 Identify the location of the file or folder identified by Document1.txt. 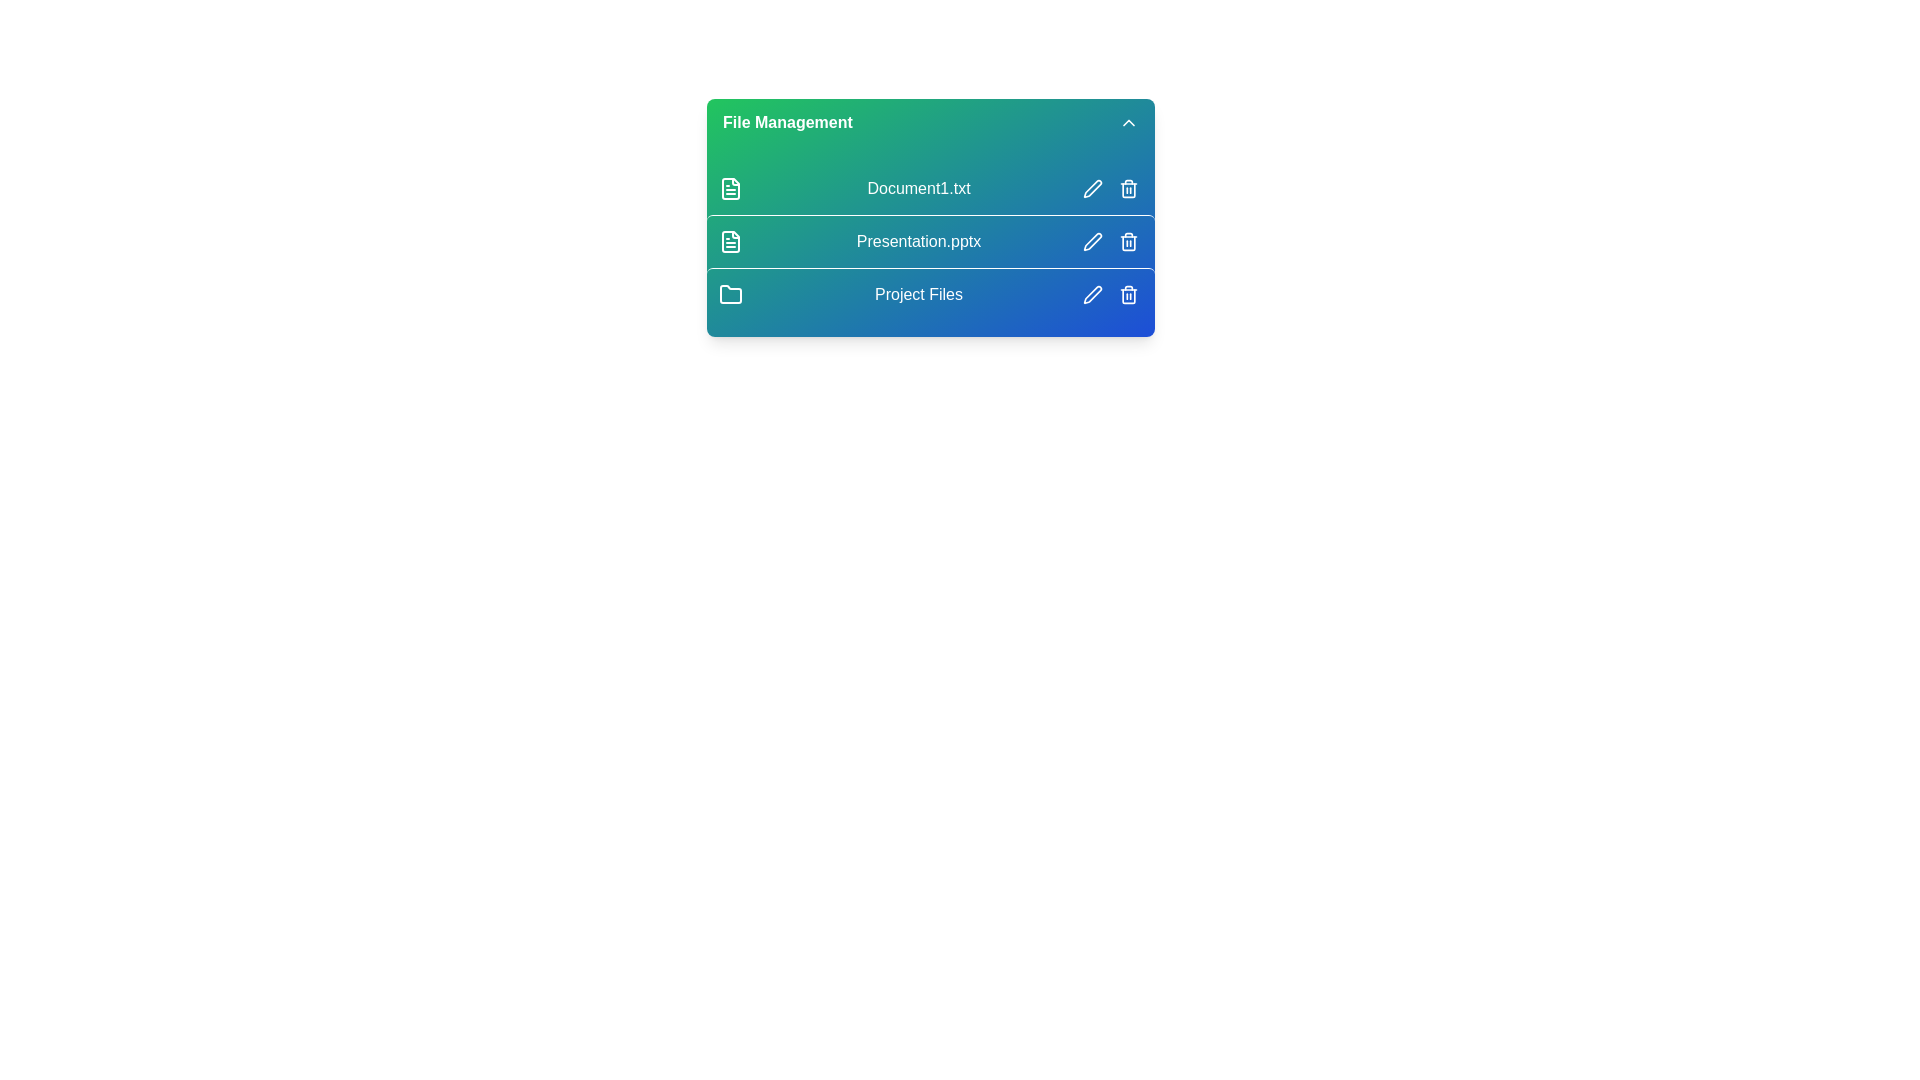
(930, 189).